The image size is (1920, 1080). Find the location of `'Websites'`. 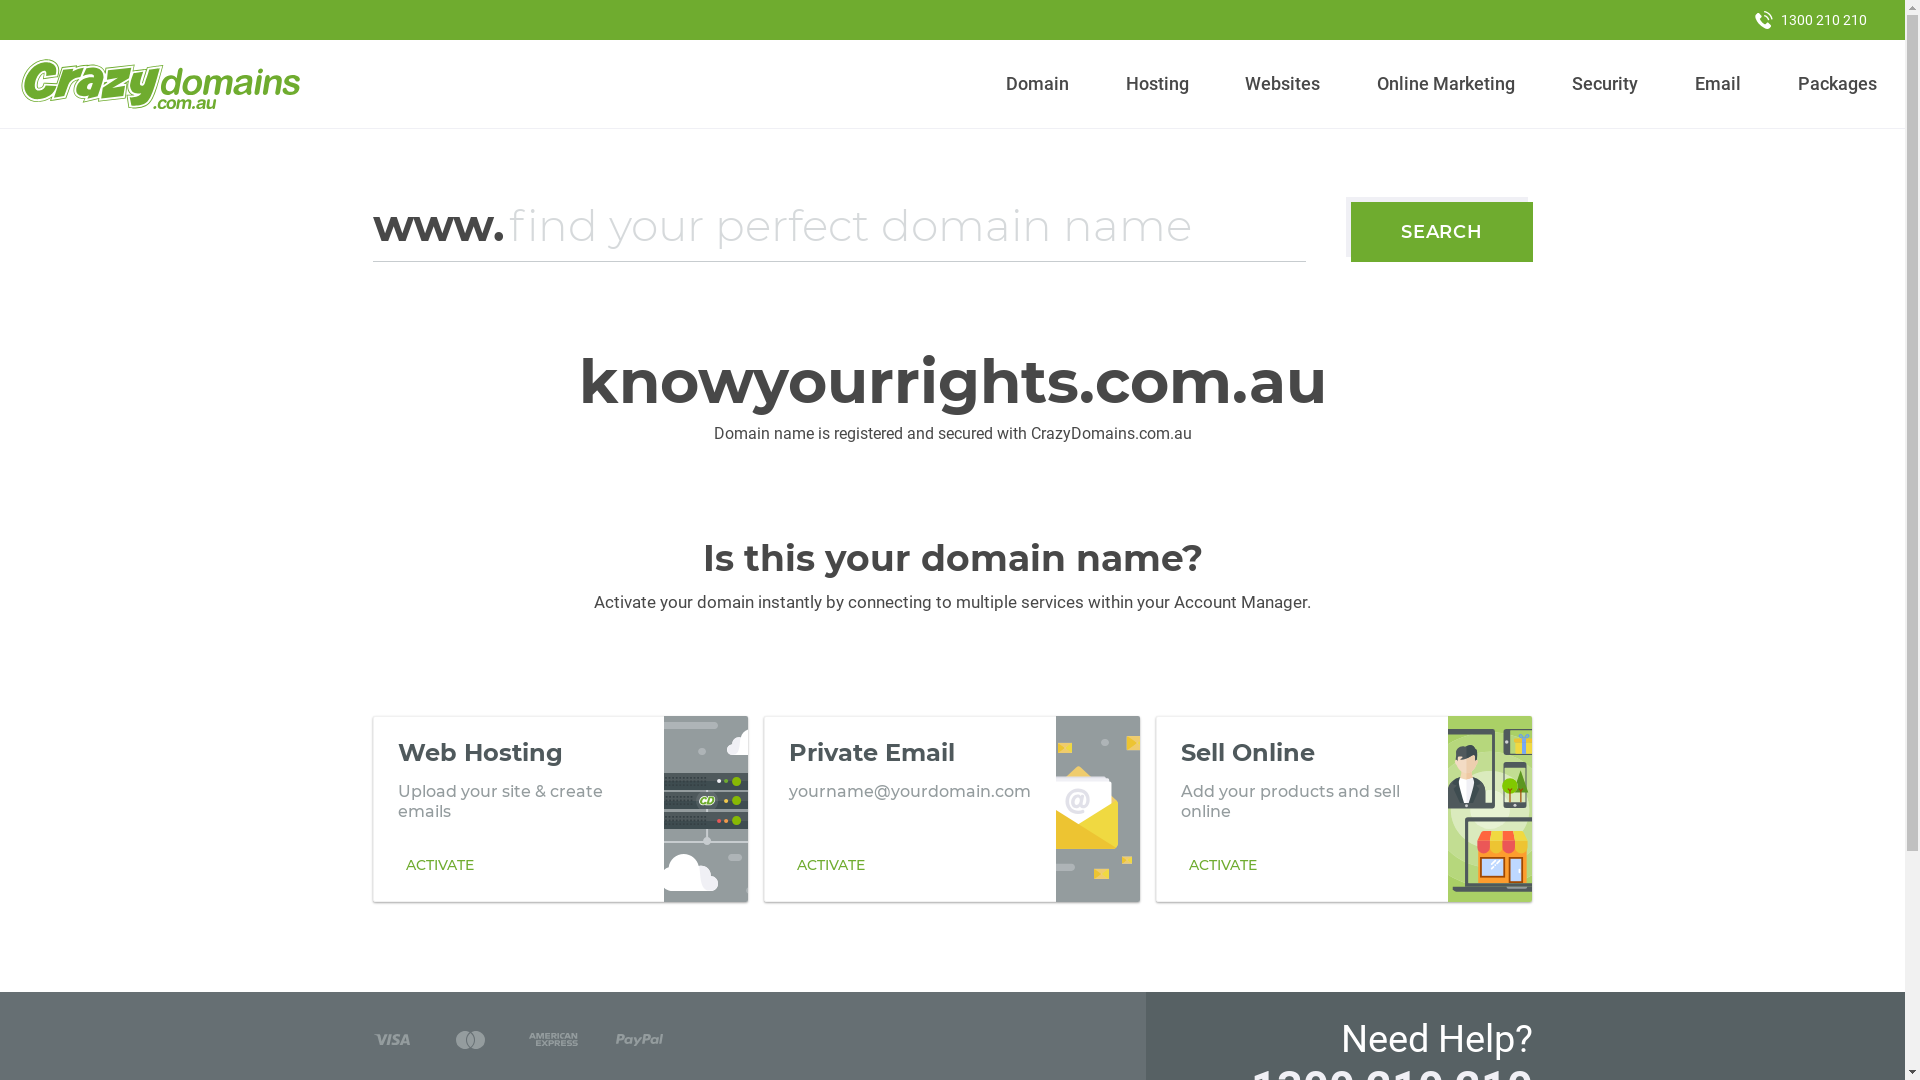

'Websites' is located at coordinates (1236, 83).